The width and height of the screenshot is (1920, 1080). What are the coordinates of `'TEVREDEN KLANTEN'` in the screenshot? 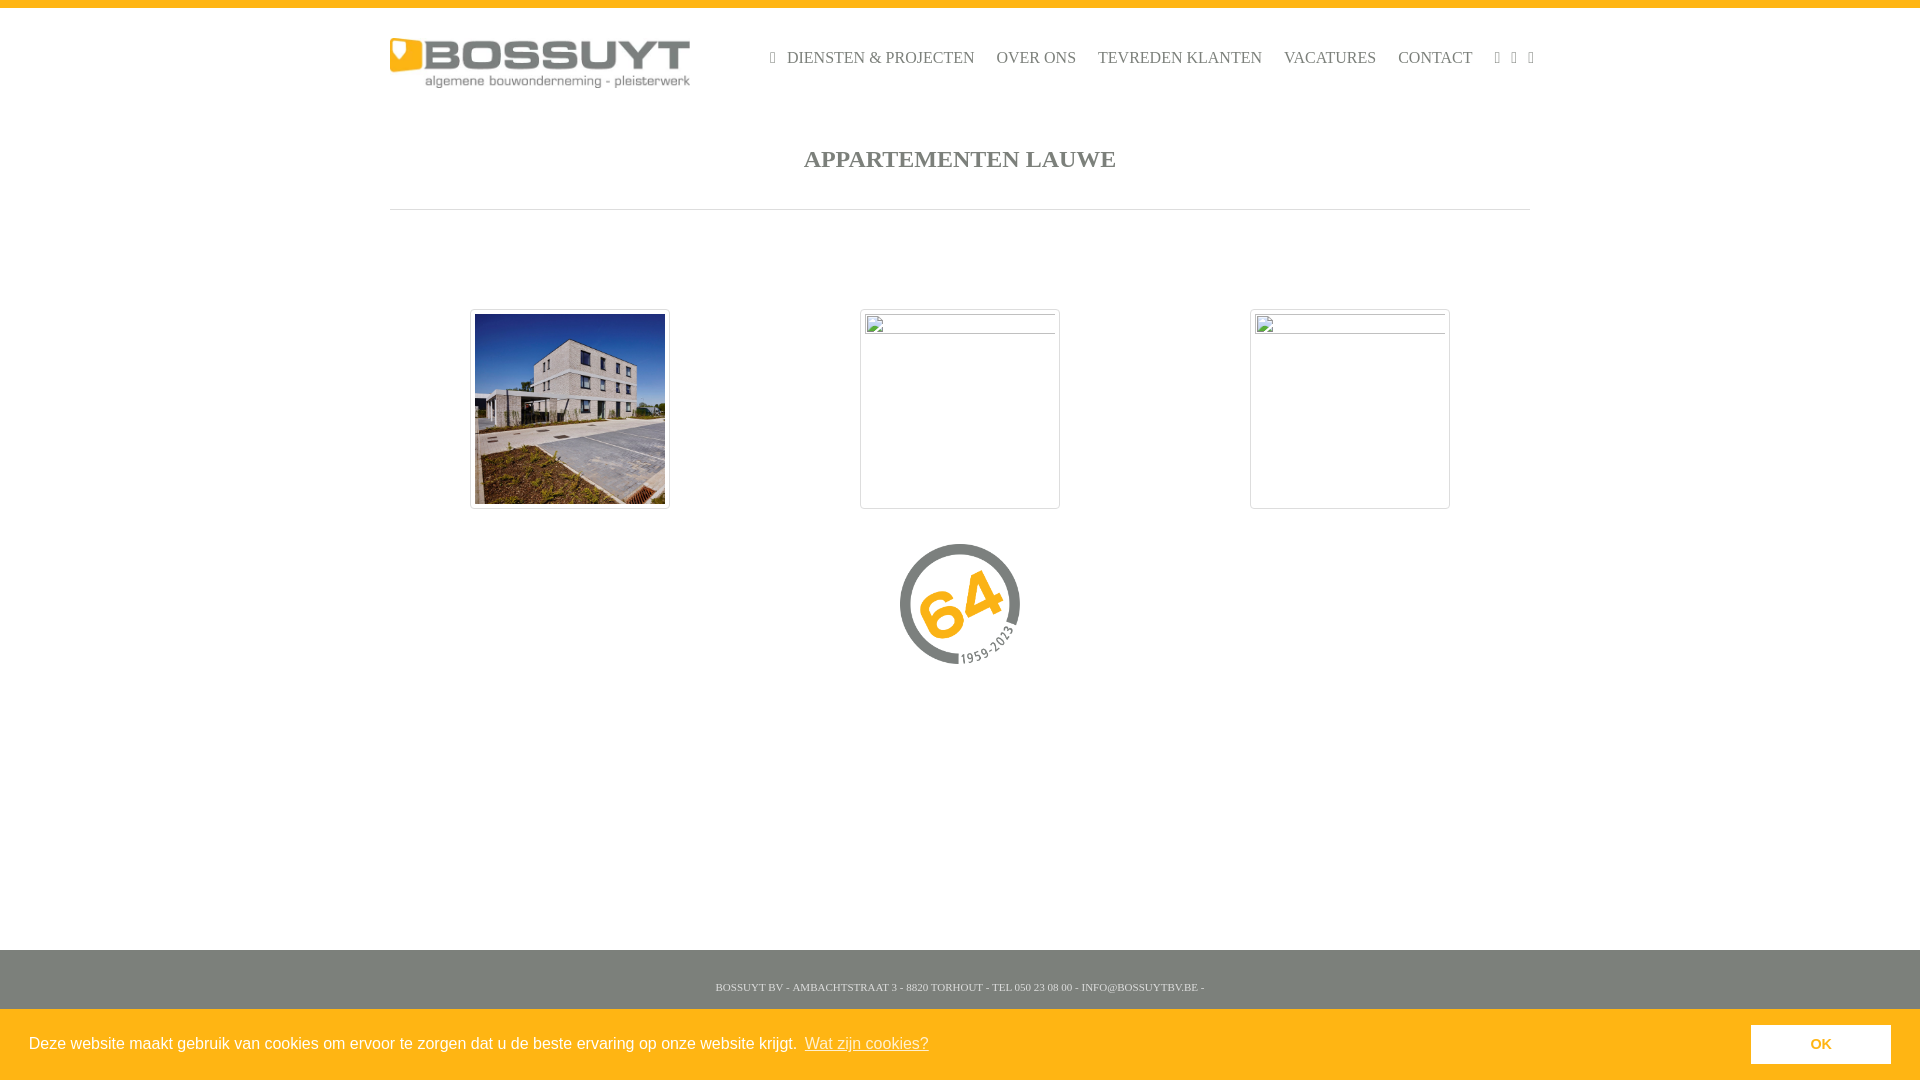 It's located at (1180, 56).